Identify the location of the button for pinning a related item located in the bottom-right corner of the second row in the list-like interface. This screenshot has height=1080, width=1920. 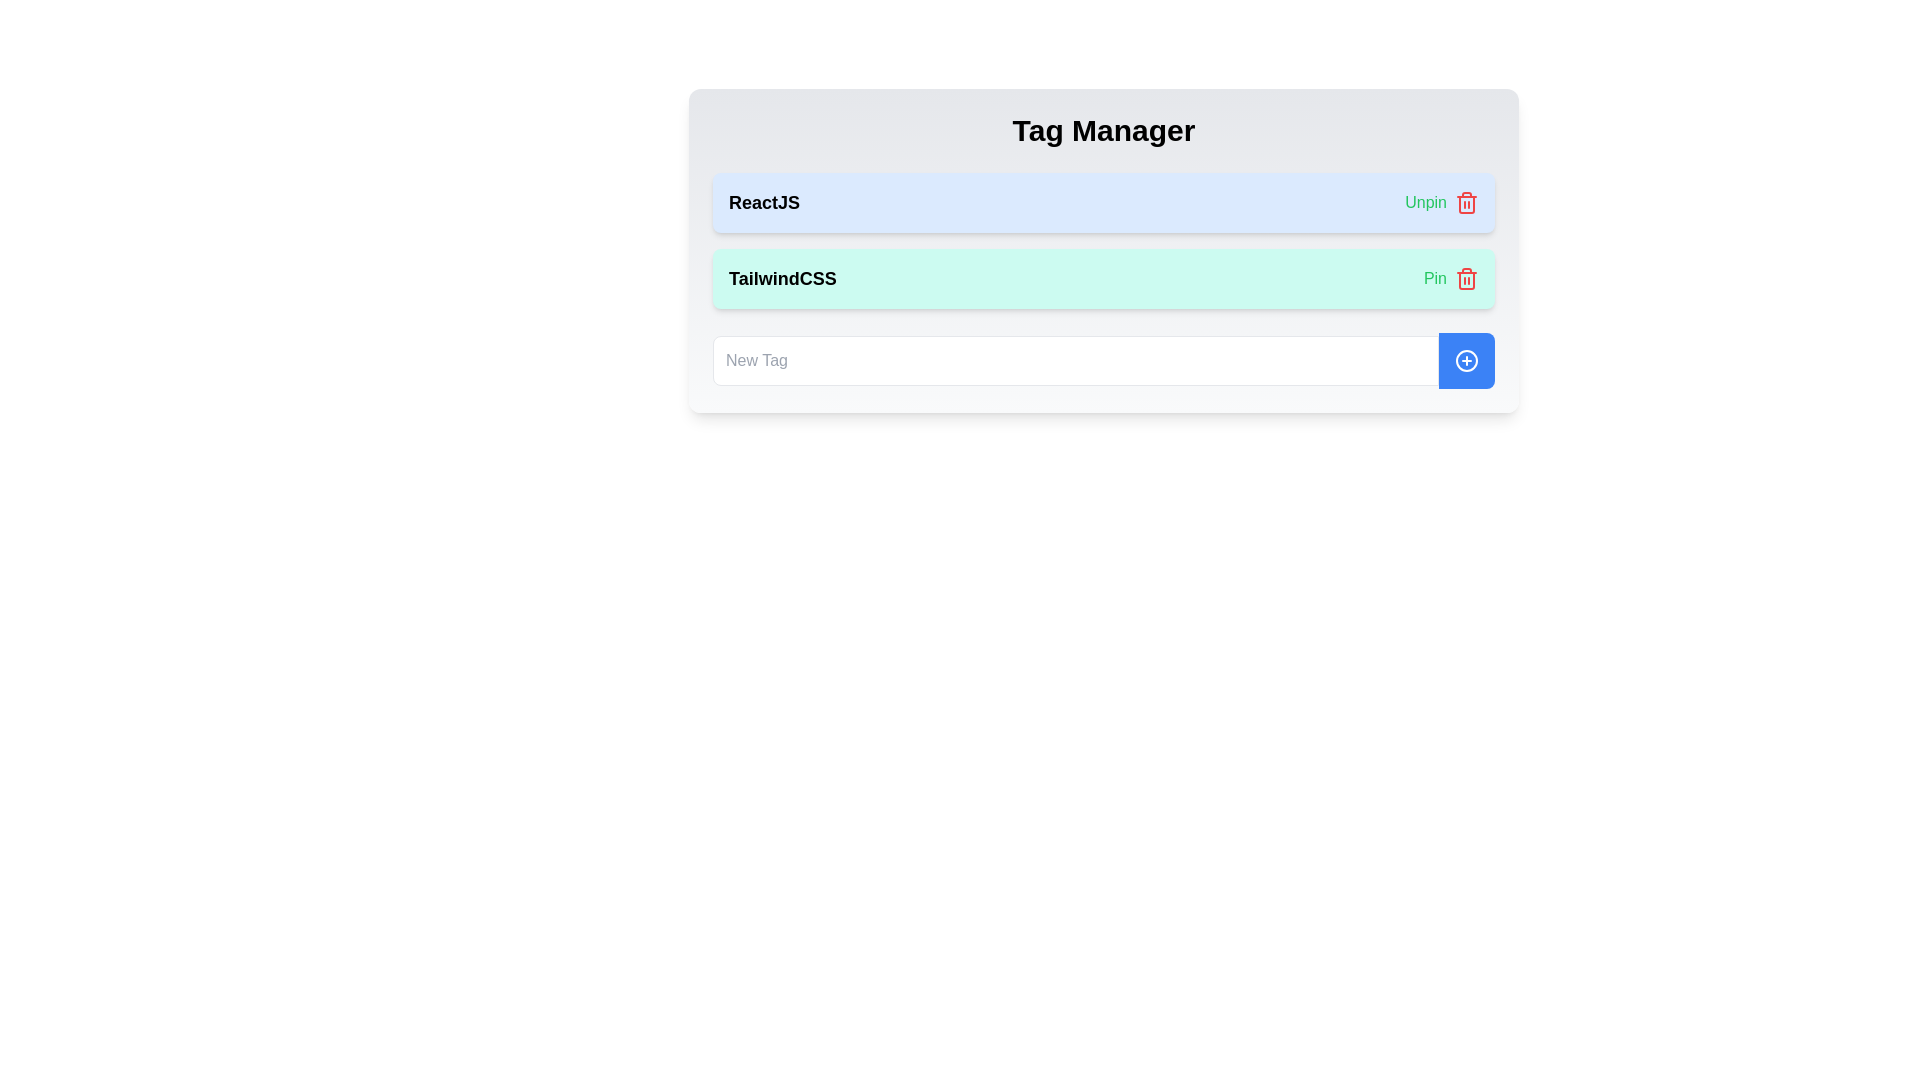
(1434, 278).